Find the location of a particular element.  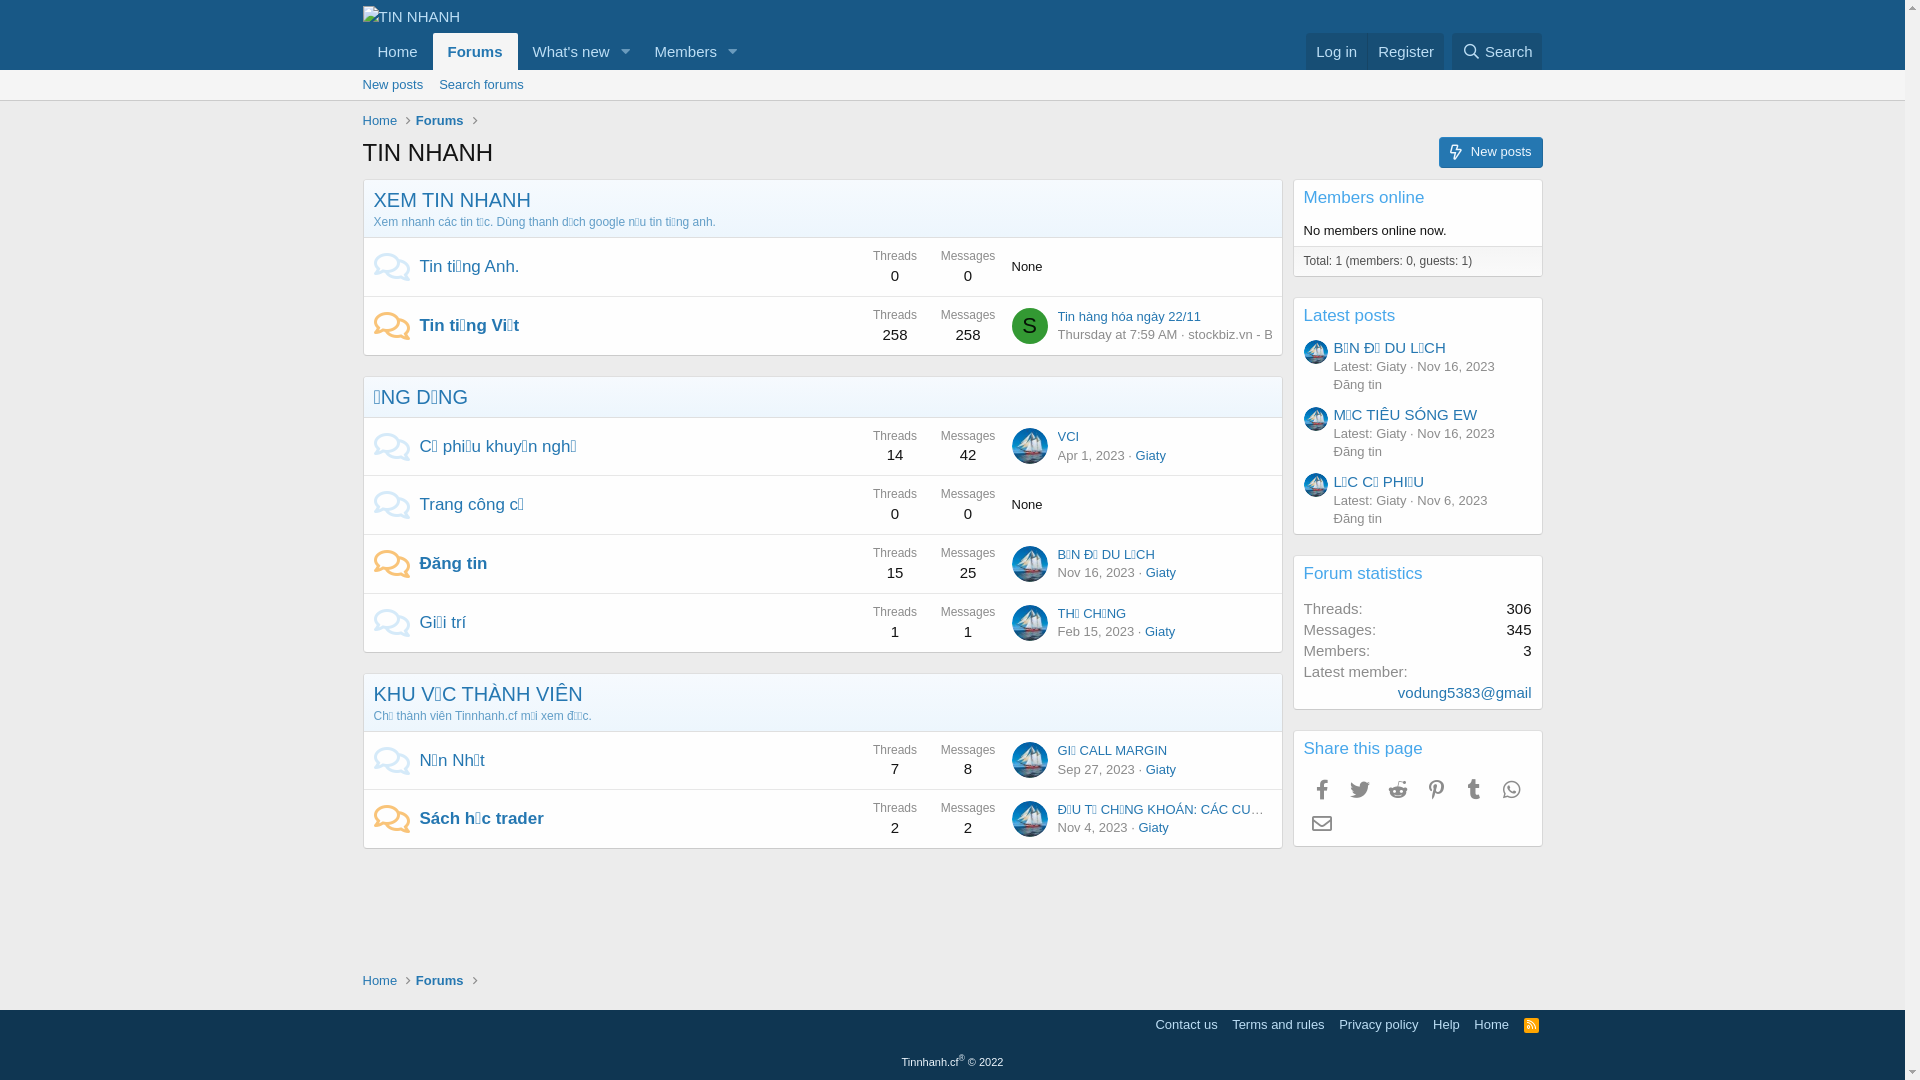

'Latest posts' is located at coordinates (1349, 315).